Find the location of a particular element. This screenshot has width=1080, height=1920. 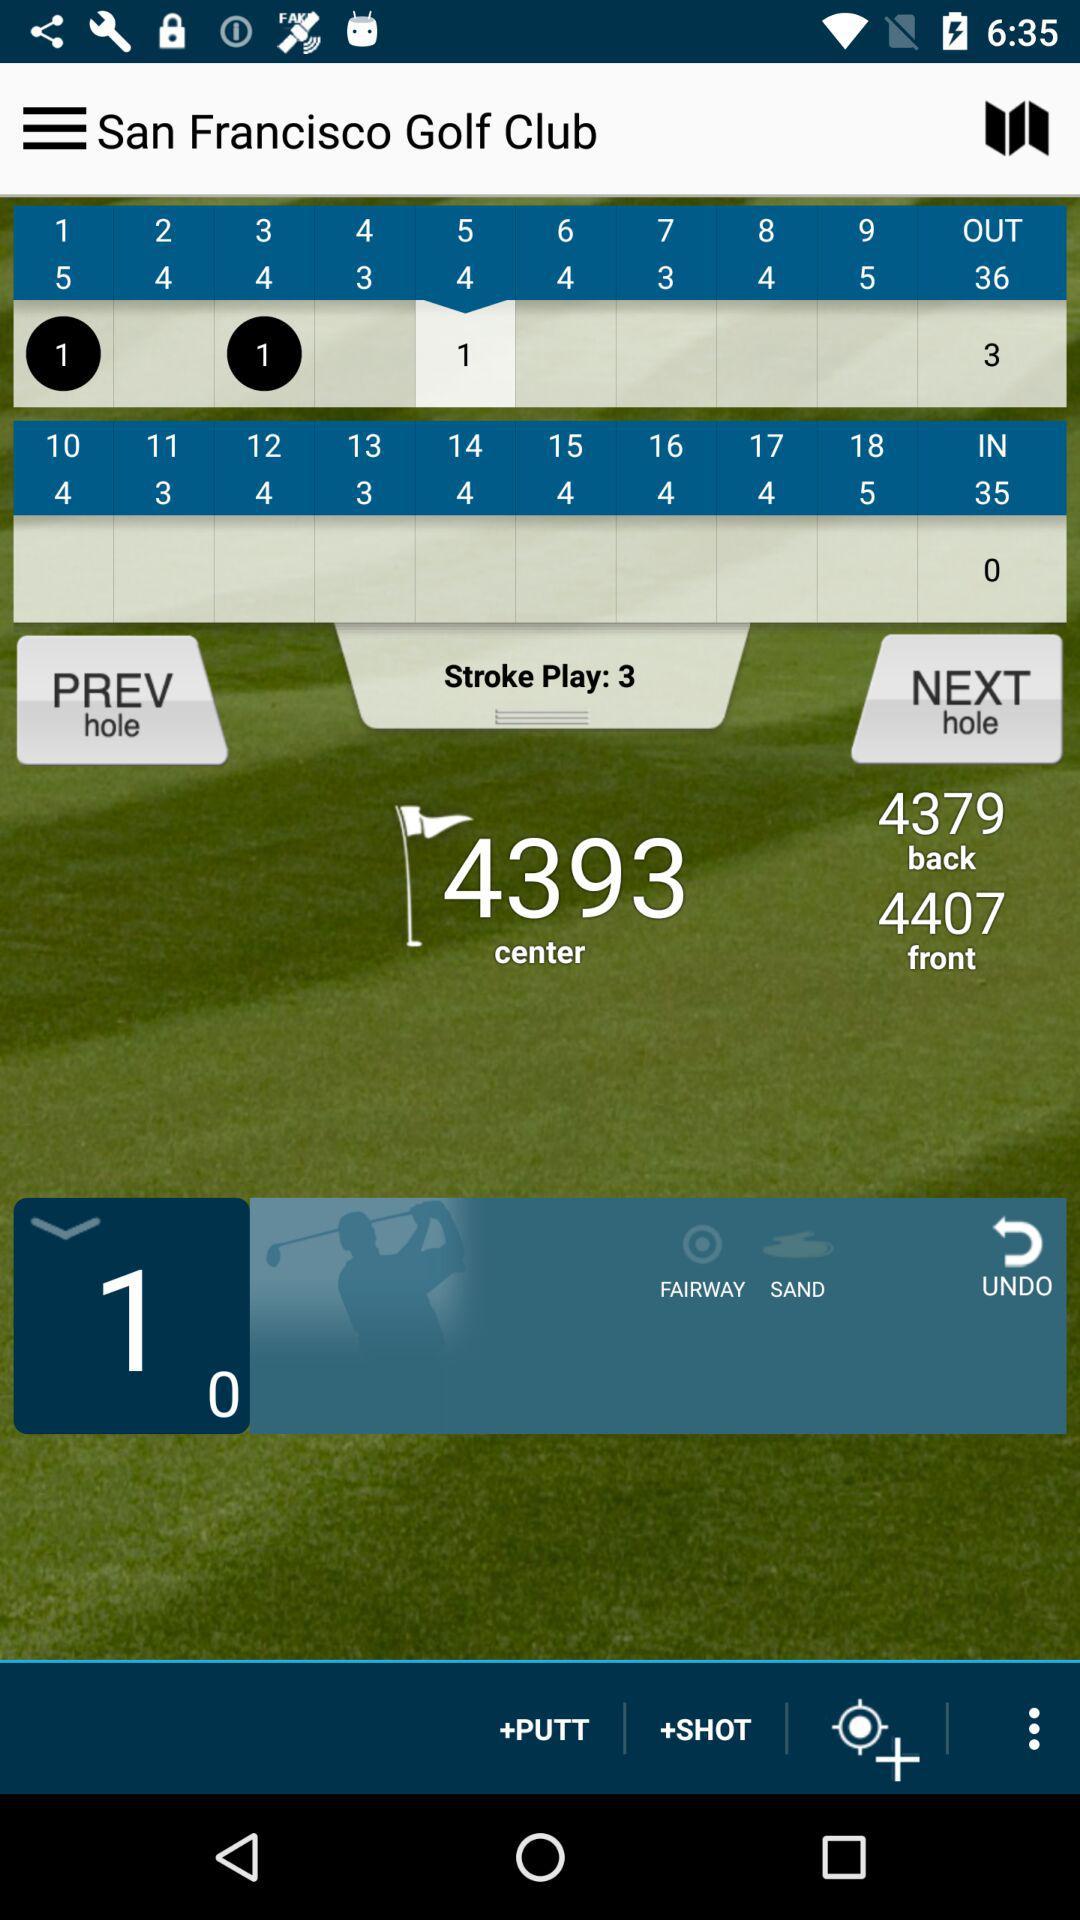

previous is located at coordinates (138, 697).